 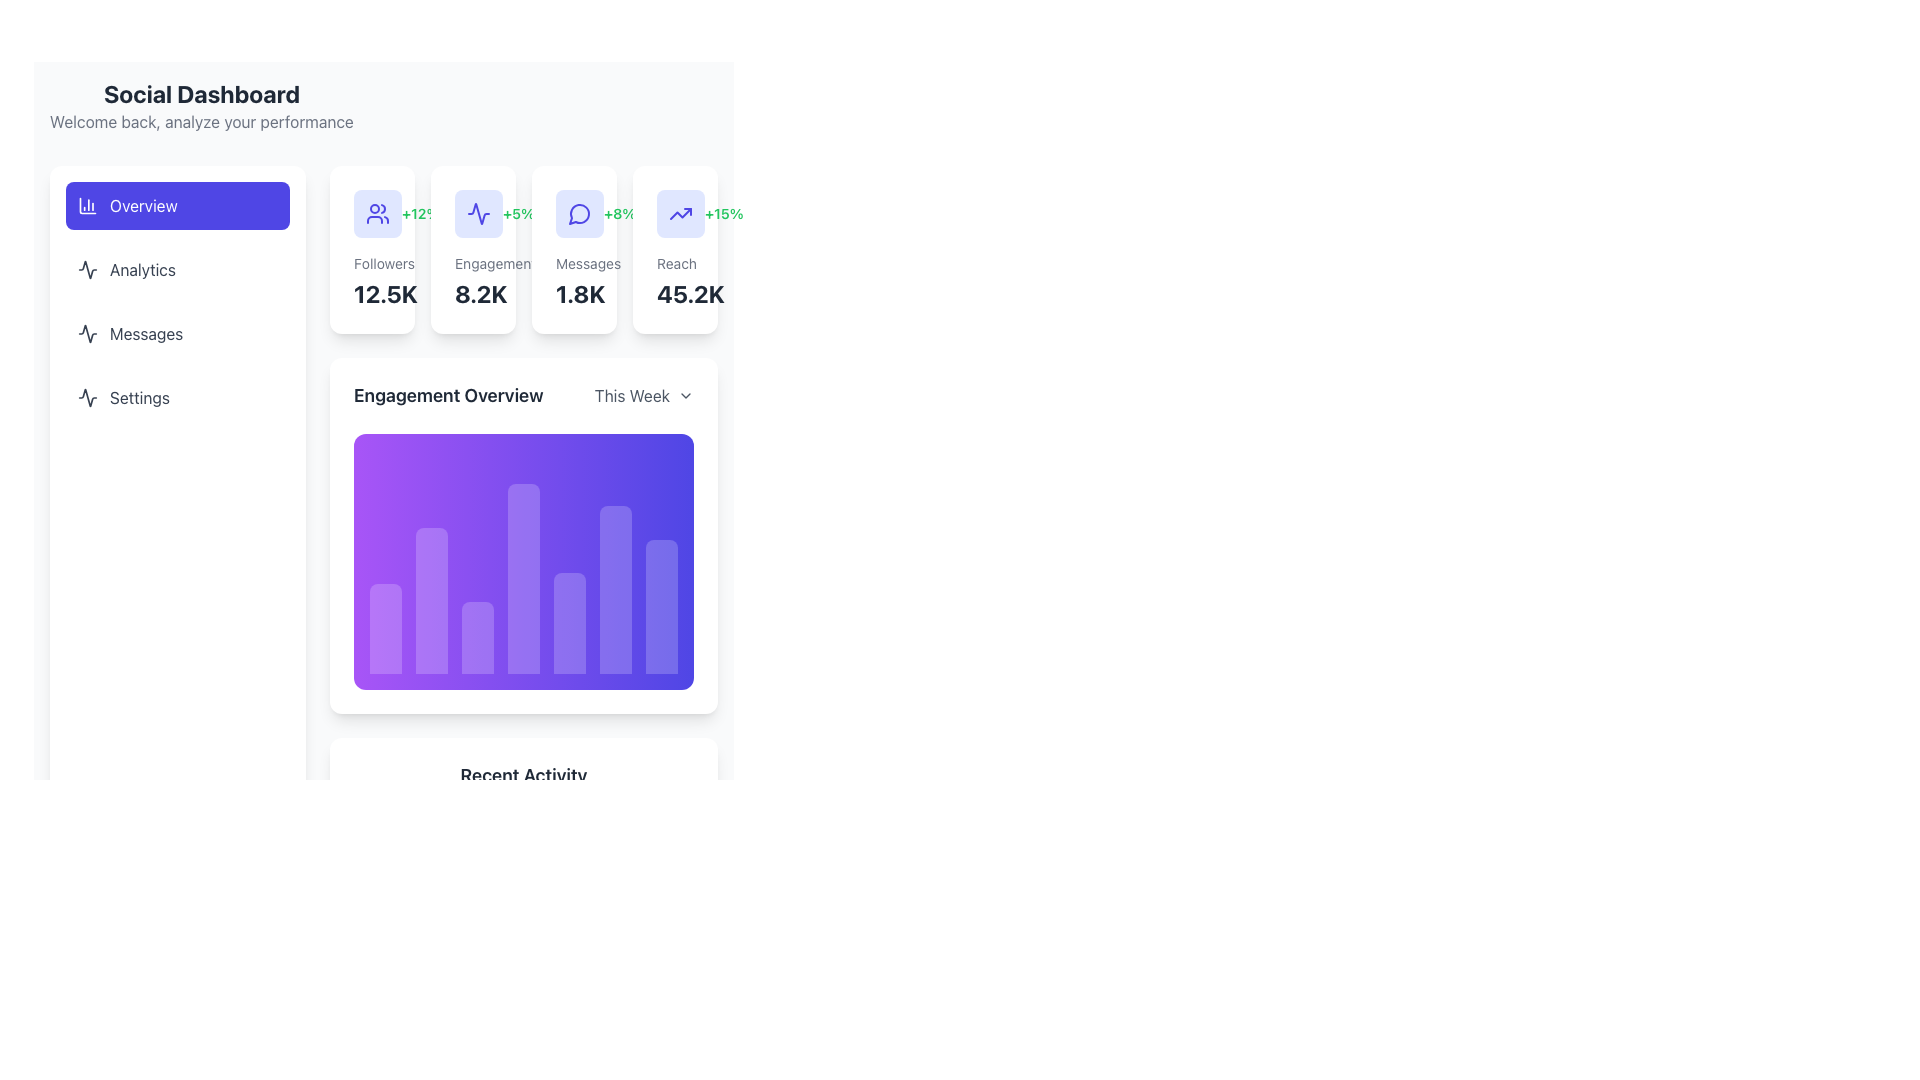 I want to click on the Dropdown Menu Trigger located in the upper-right corner of the 'Engagement Overview' section, so click(x=644, y=396).